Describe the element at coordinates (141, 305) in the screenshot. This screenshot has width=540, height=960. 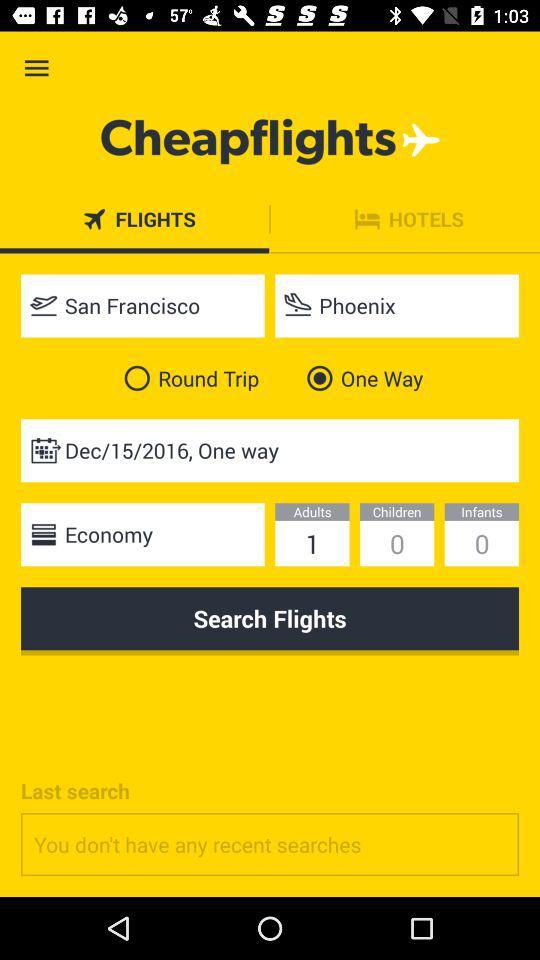
I see `the san francisco` at that location.